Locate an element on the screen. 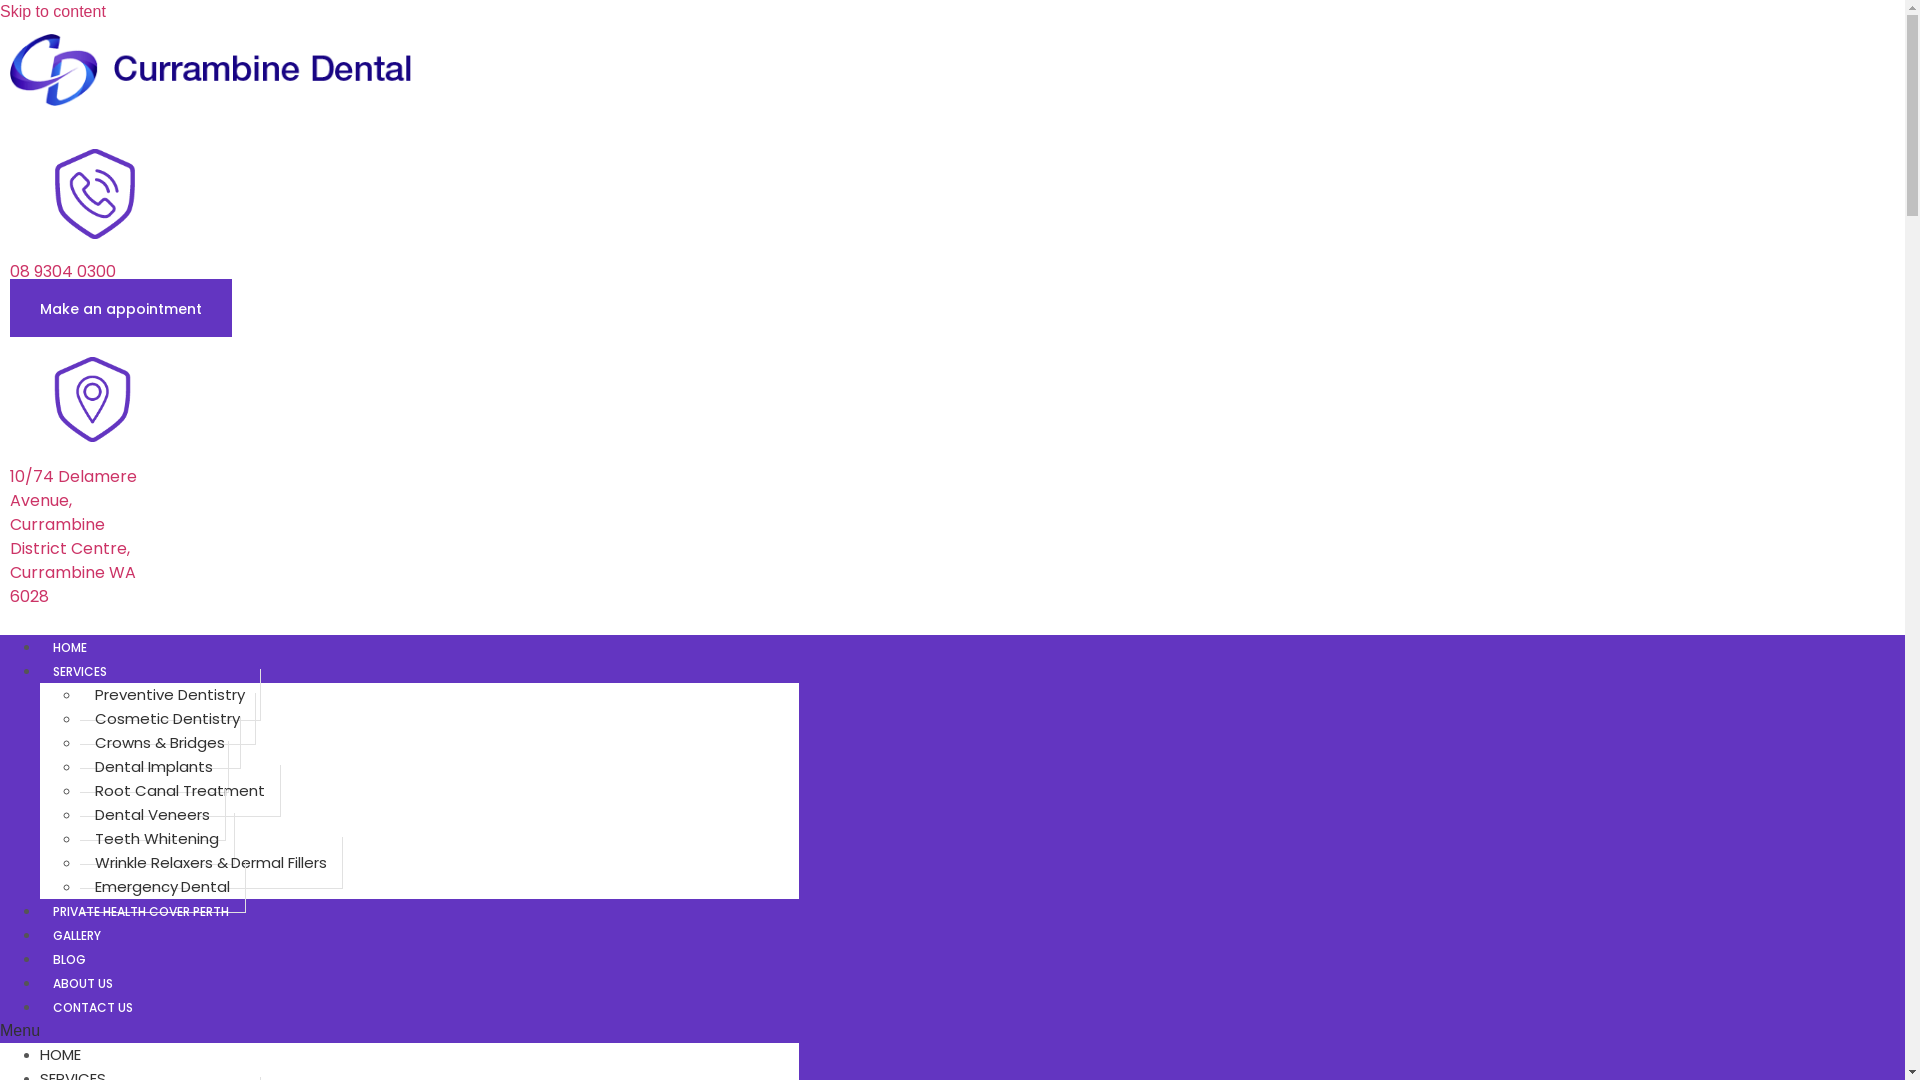 The image size is (1920, 1080). 'PRIVATE HEALTH COVER PERTH' is located at coordinates (140, 909).